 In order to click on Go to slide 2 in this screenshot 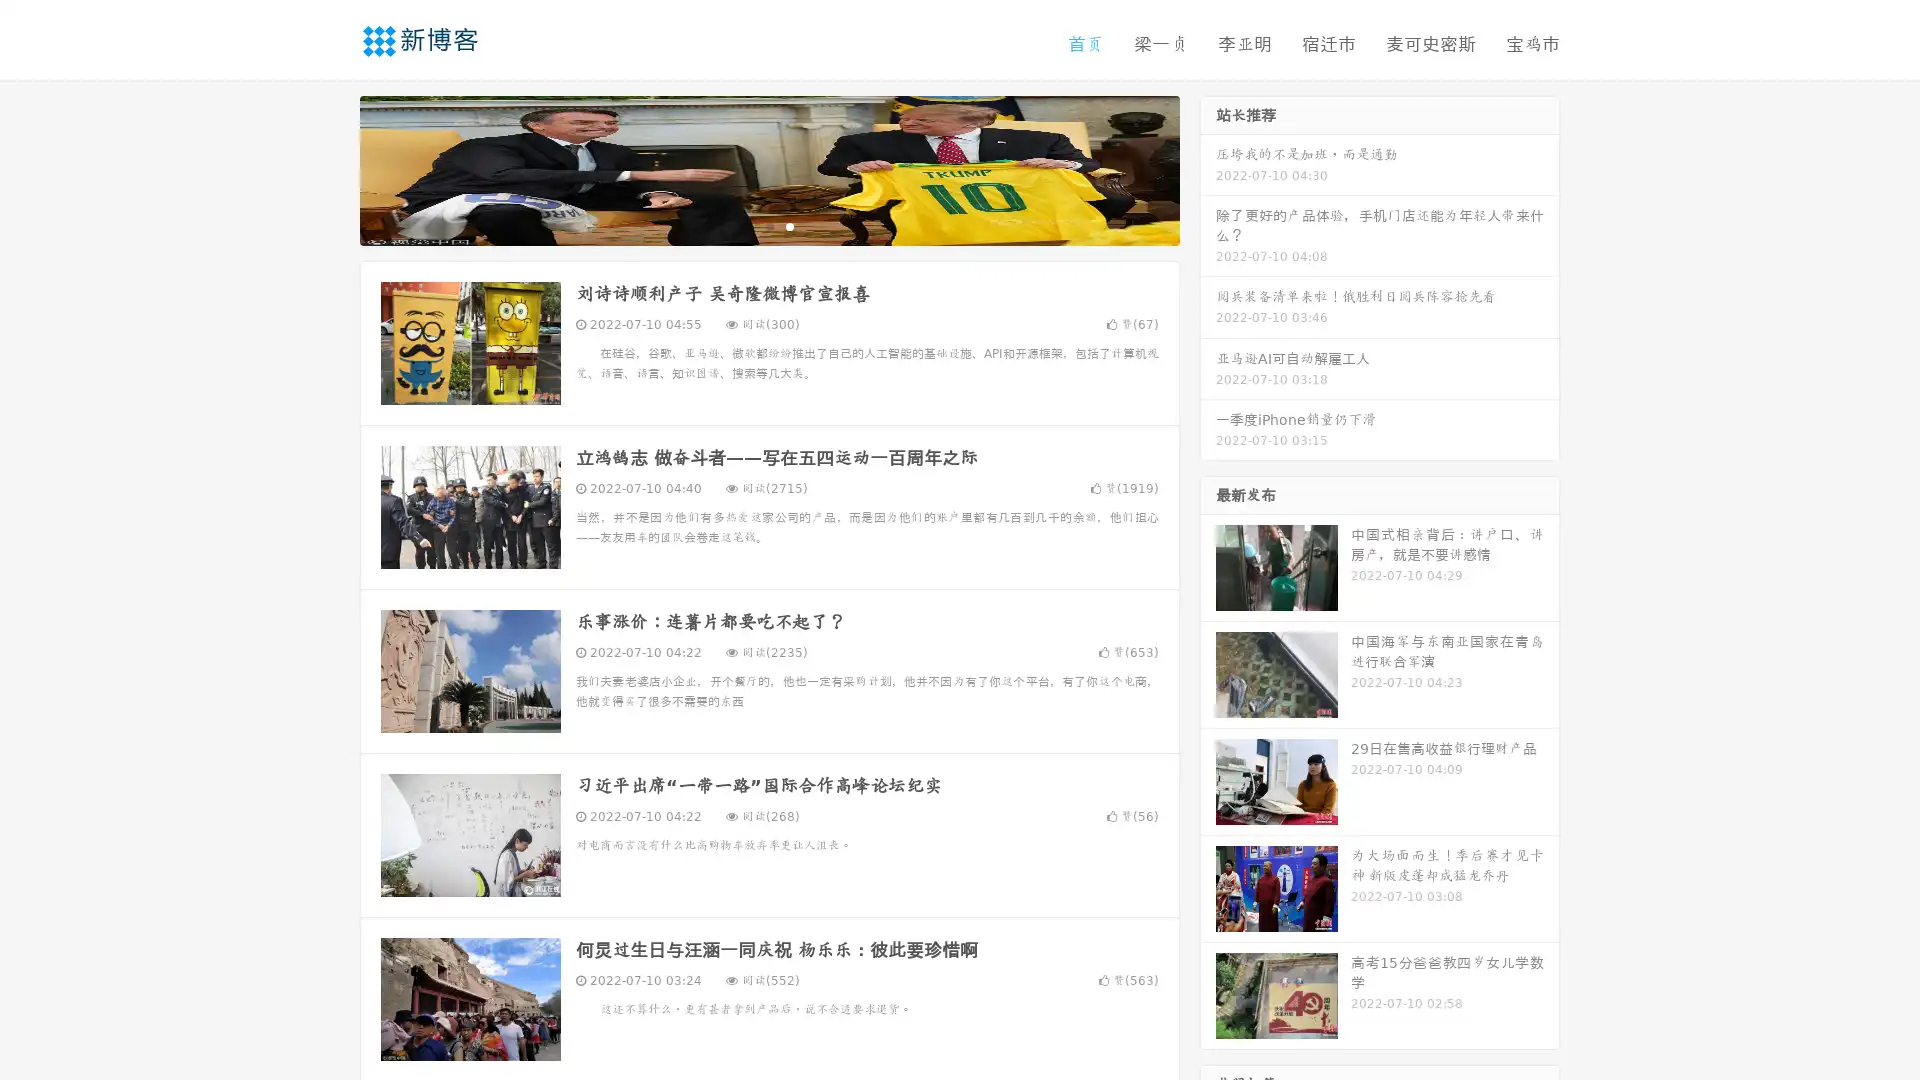, I will do `click(768, 225)`.